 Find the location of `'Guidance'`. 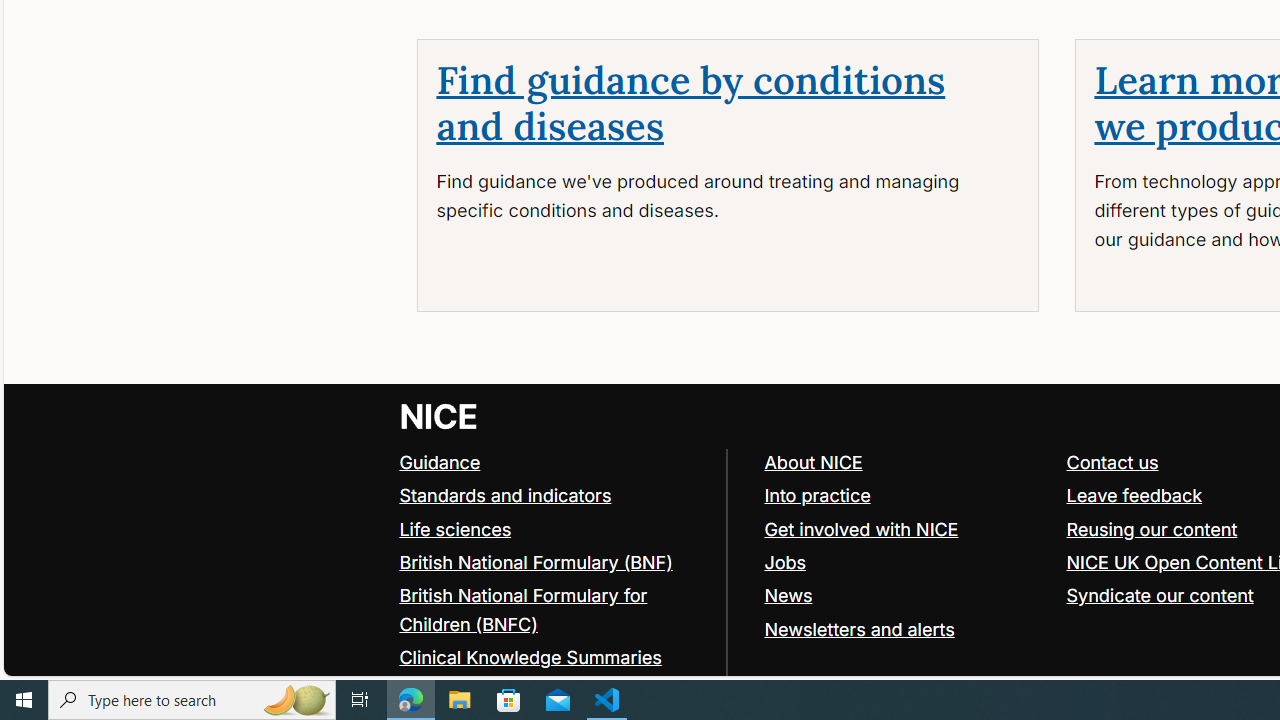

'Guidance' is located at coordinates (439, 461).